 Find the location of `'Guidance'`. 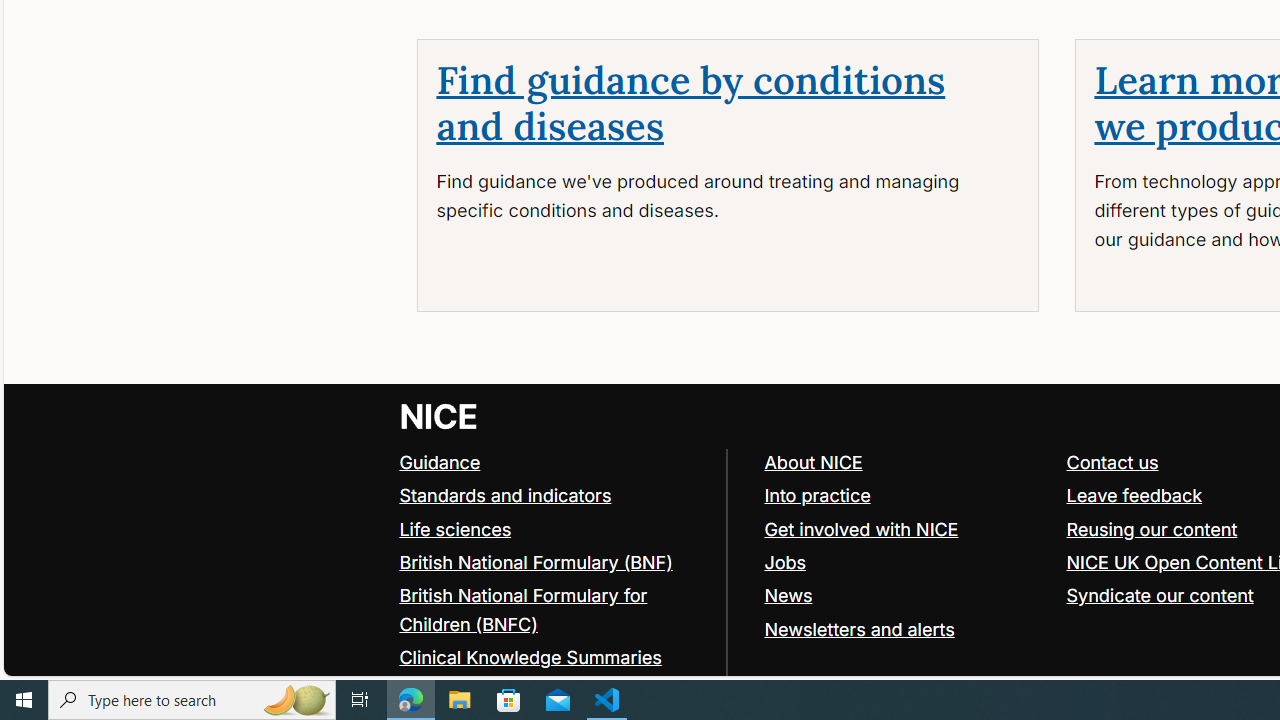

'Guidance' is located at coordinates (439, 461).